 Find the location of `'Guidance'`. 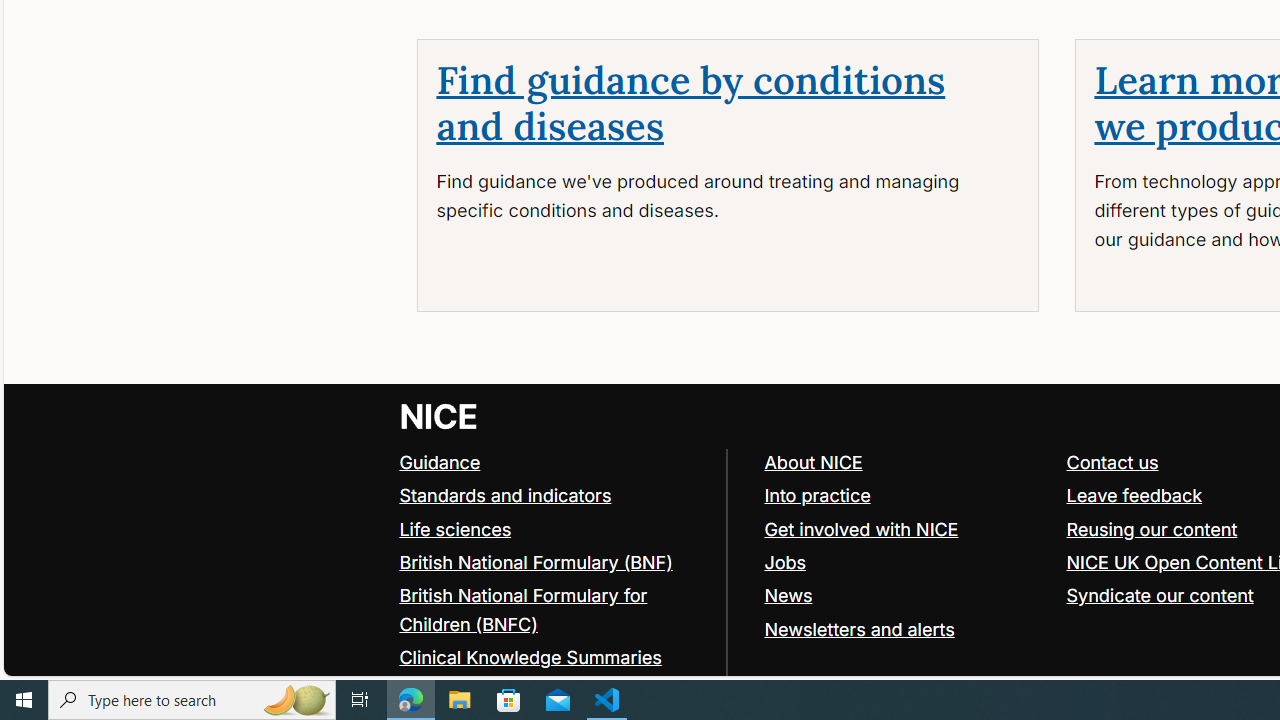

'Guidance' is located at coordinates (439, 461).